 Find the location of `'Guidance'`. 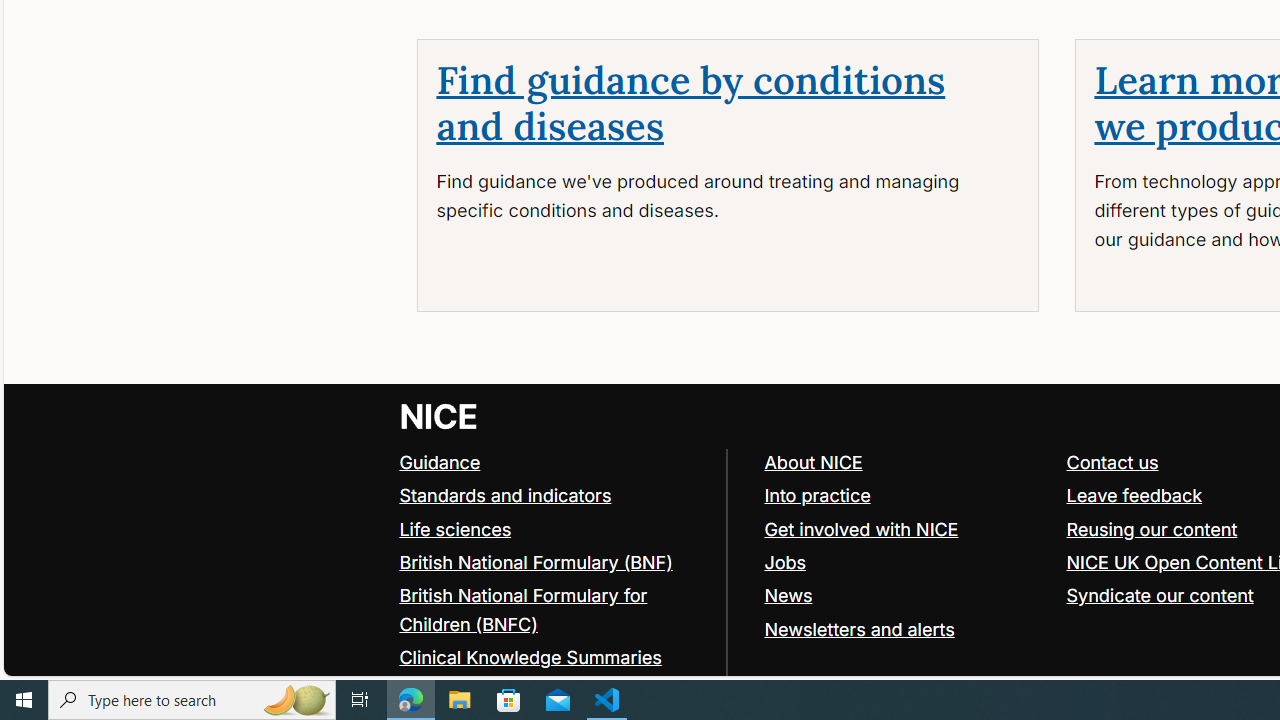

'Guidance' is located at coordinates (439, 461).